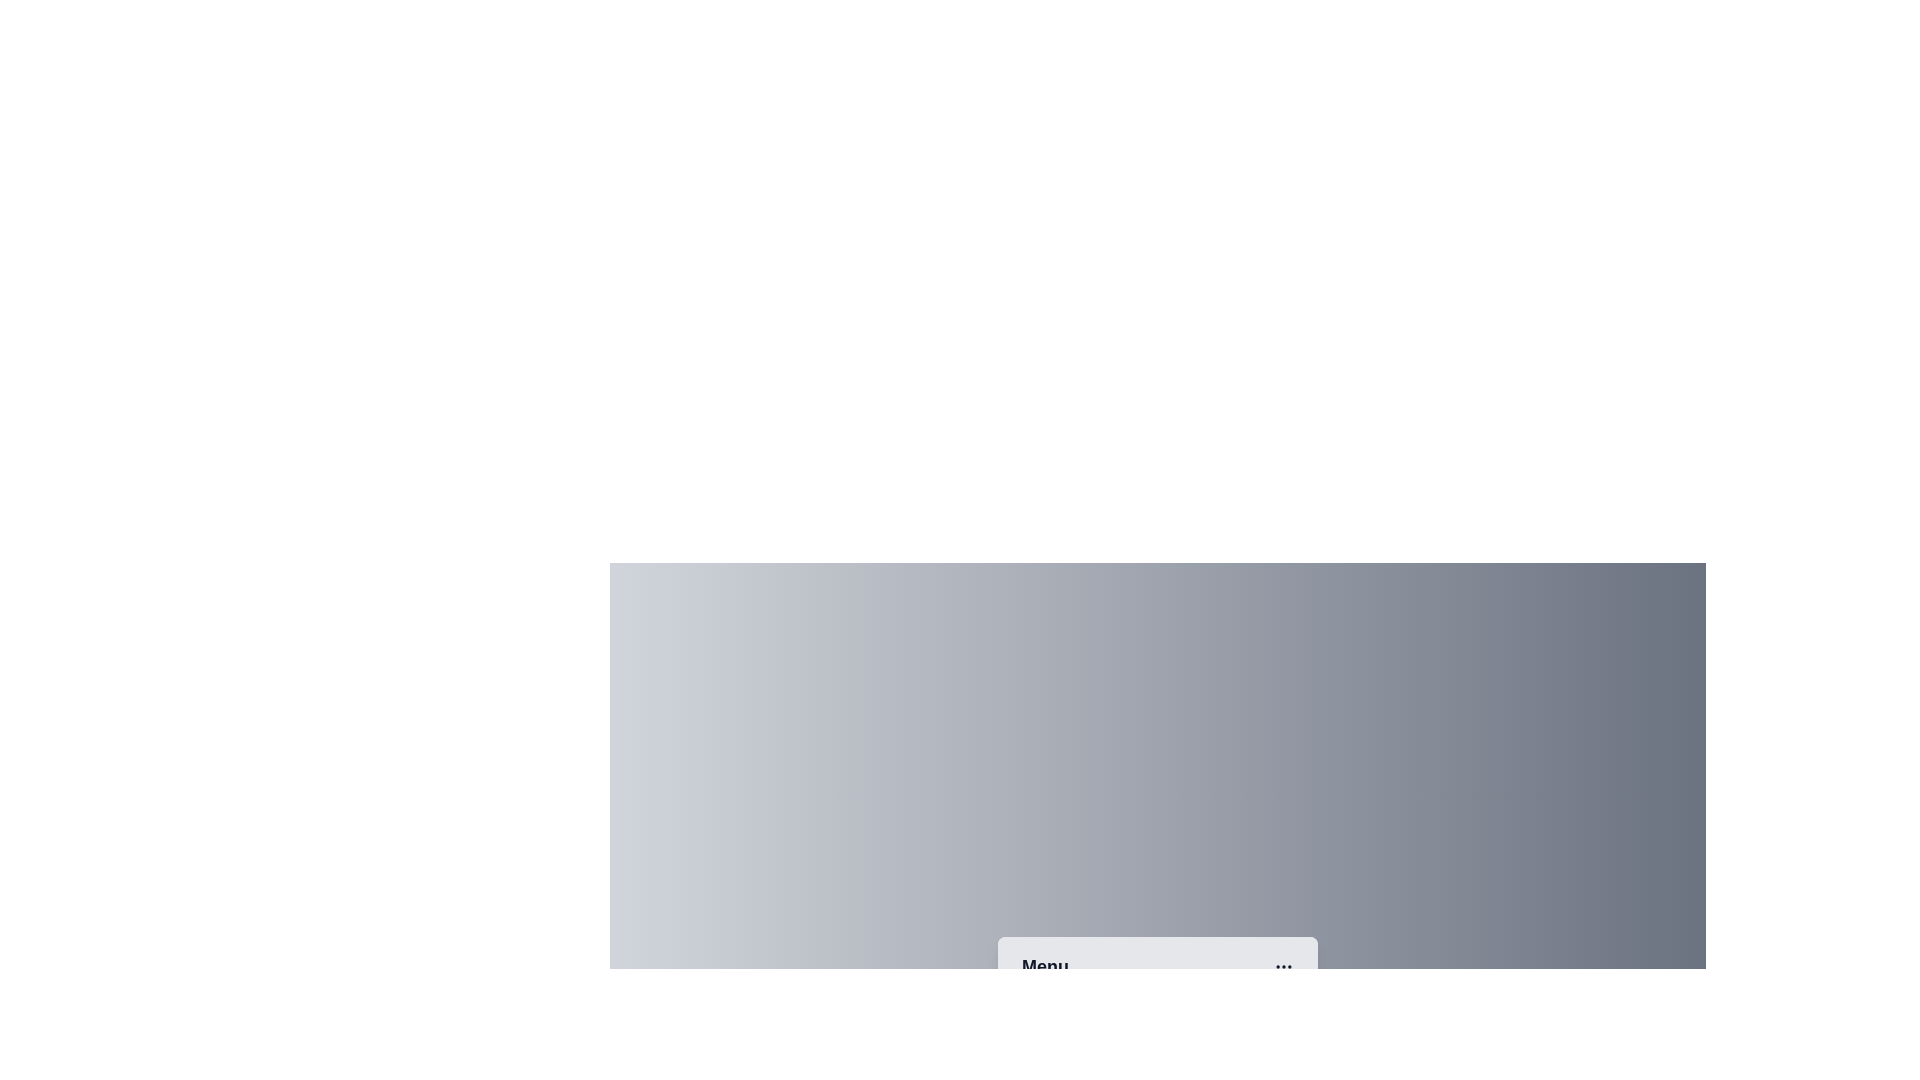 The width and height of the screenshot is (1920, 1080). Describe the element at coordinates (1157, 966) in the screenshot. I see `the 'Menu' button to toggle the menu open or closed` at that location.